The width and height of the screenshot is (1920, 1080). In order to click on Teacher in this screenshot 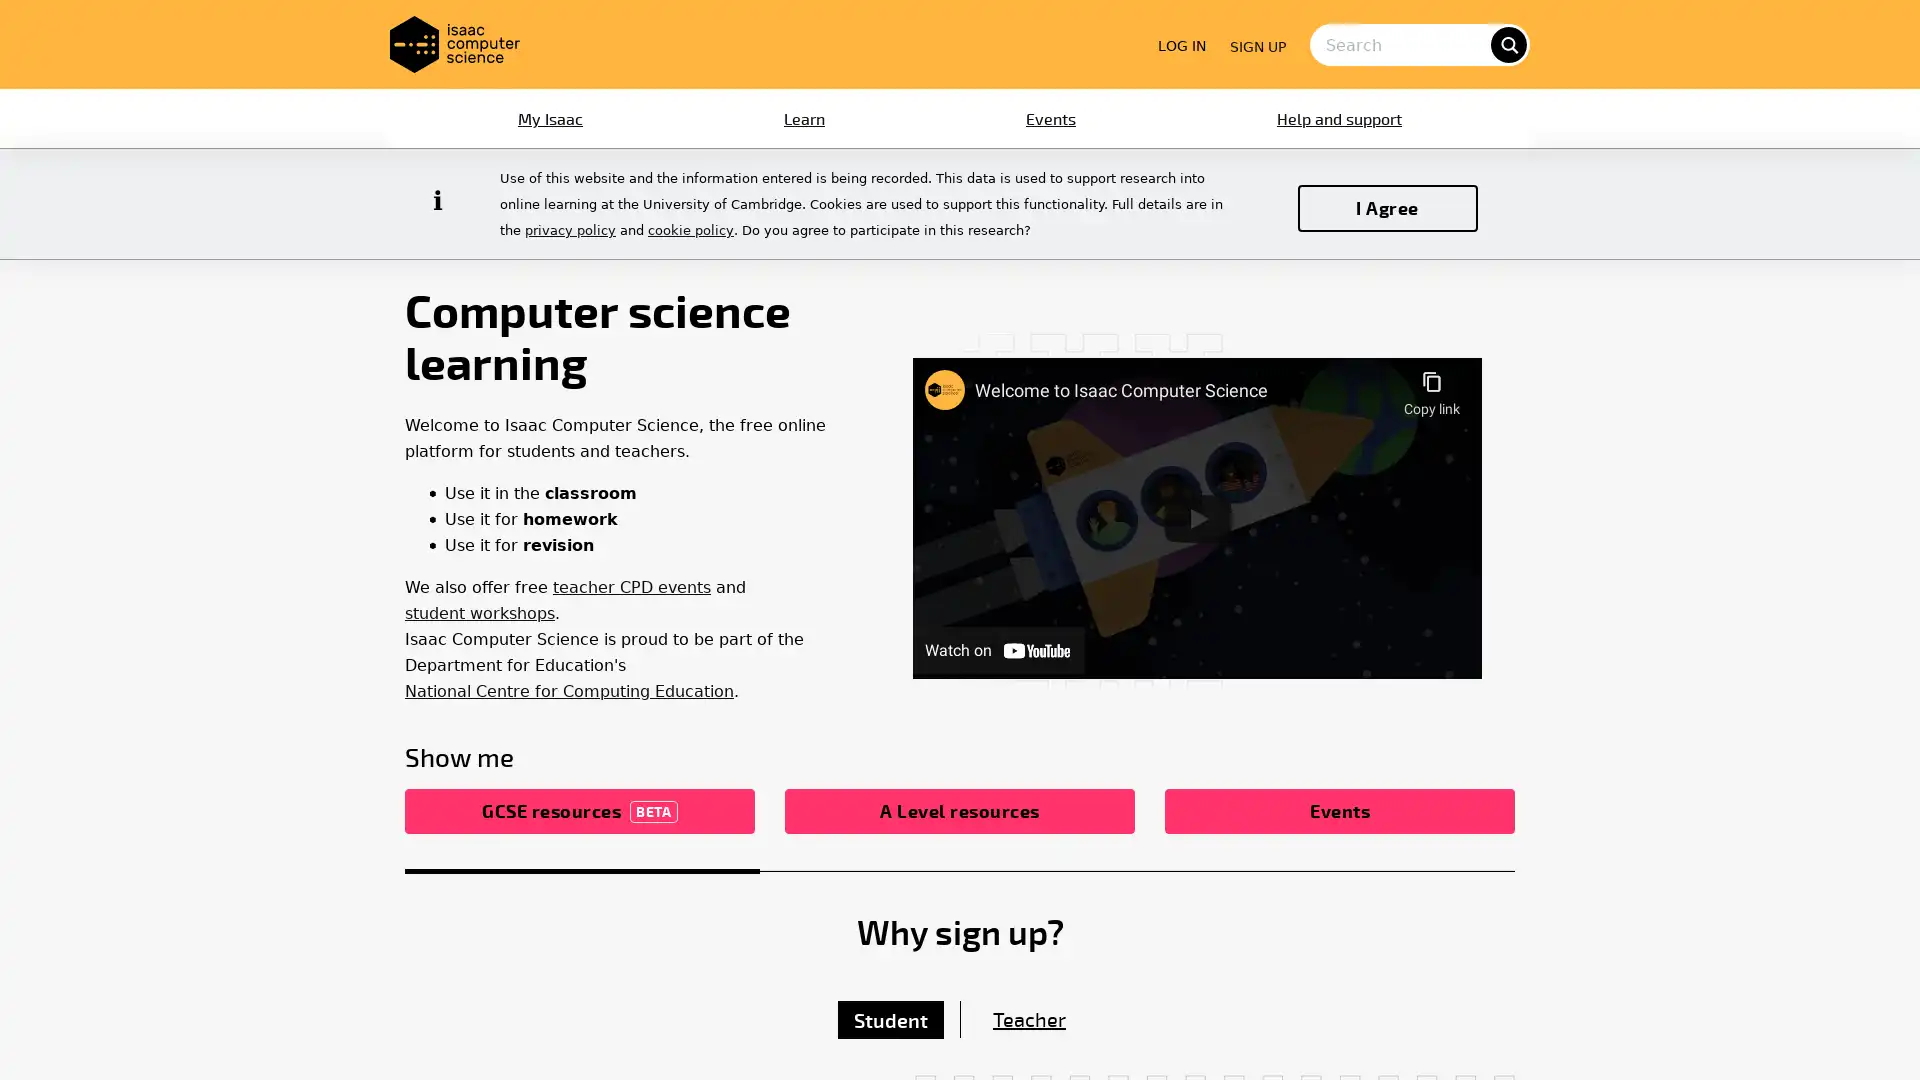, I will do `click(1029, 1018)`.